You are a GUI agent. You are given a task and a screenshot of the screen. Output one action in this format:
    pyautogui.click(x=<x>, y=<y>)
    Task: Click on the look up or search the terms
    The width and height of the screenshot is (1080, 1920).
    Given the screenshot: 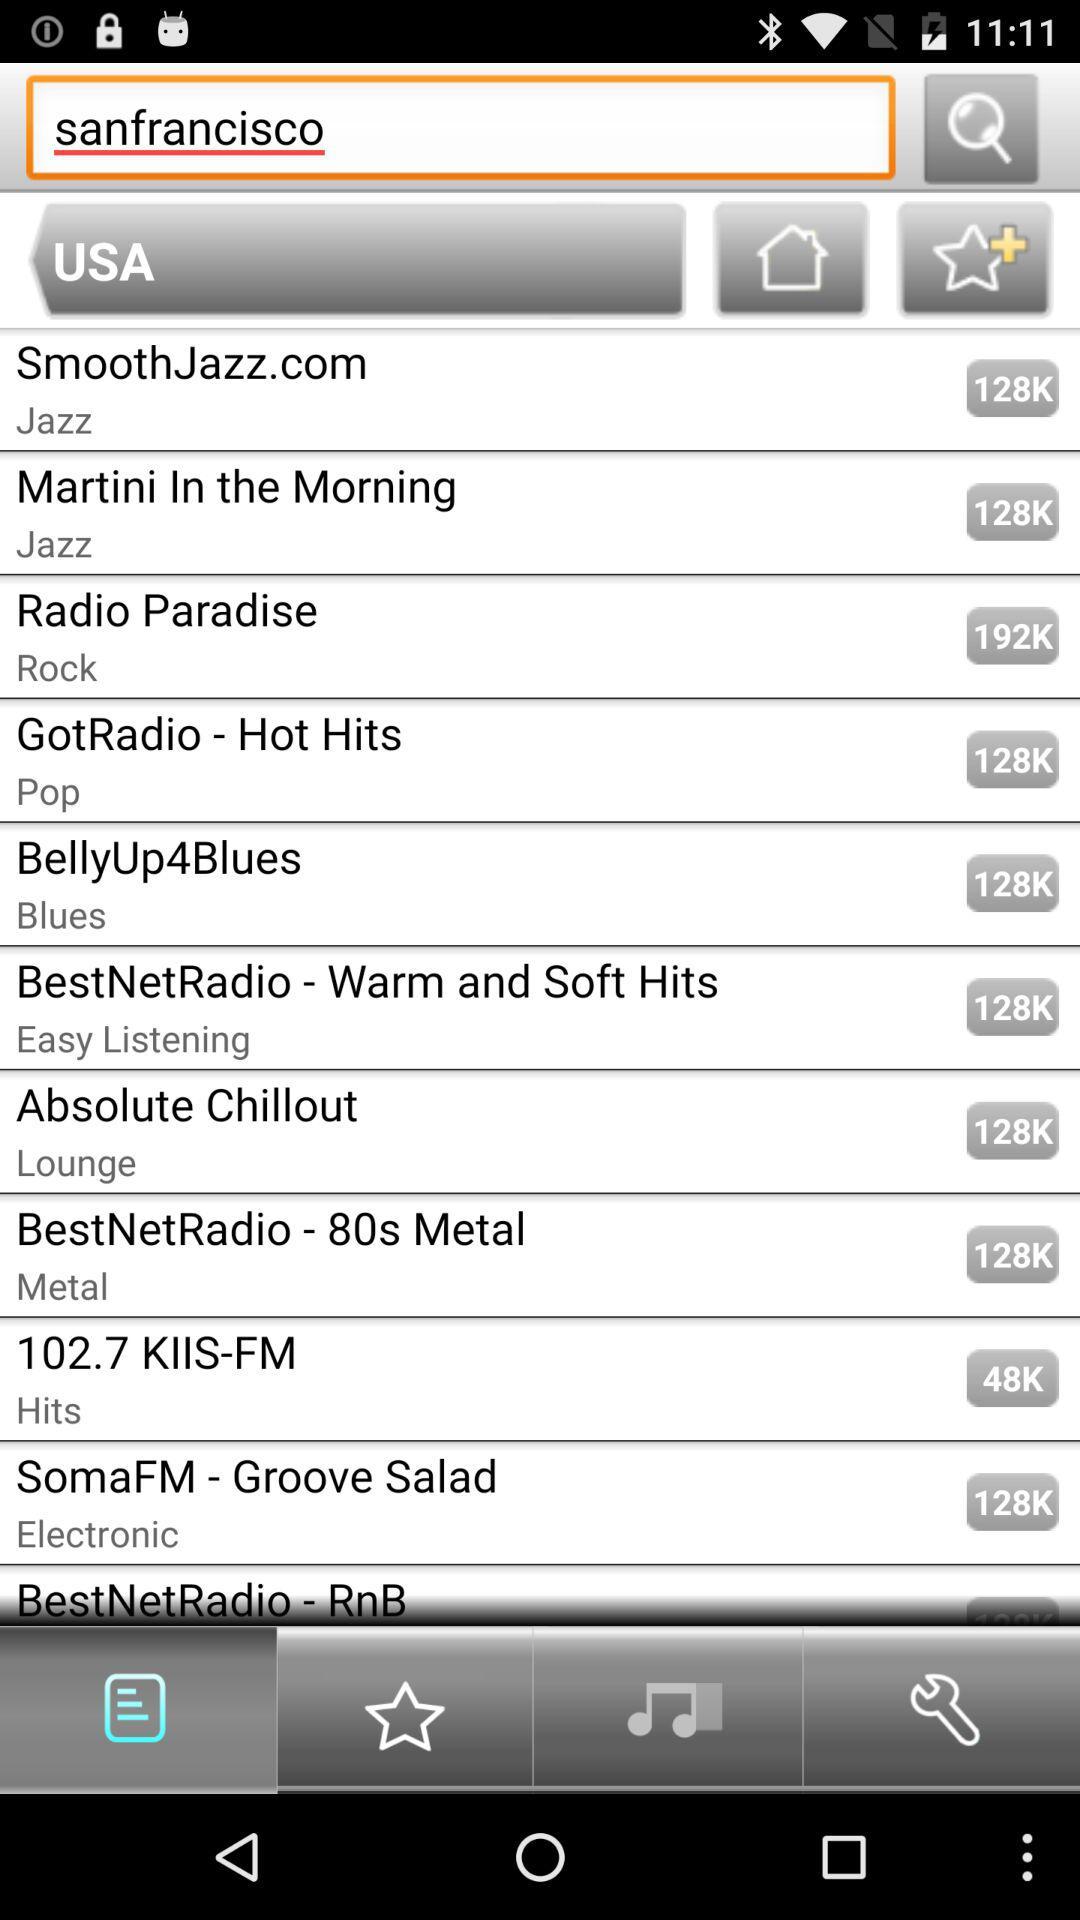 What is the action you would take?
    pyautogui.click(x=979, y=126)
    